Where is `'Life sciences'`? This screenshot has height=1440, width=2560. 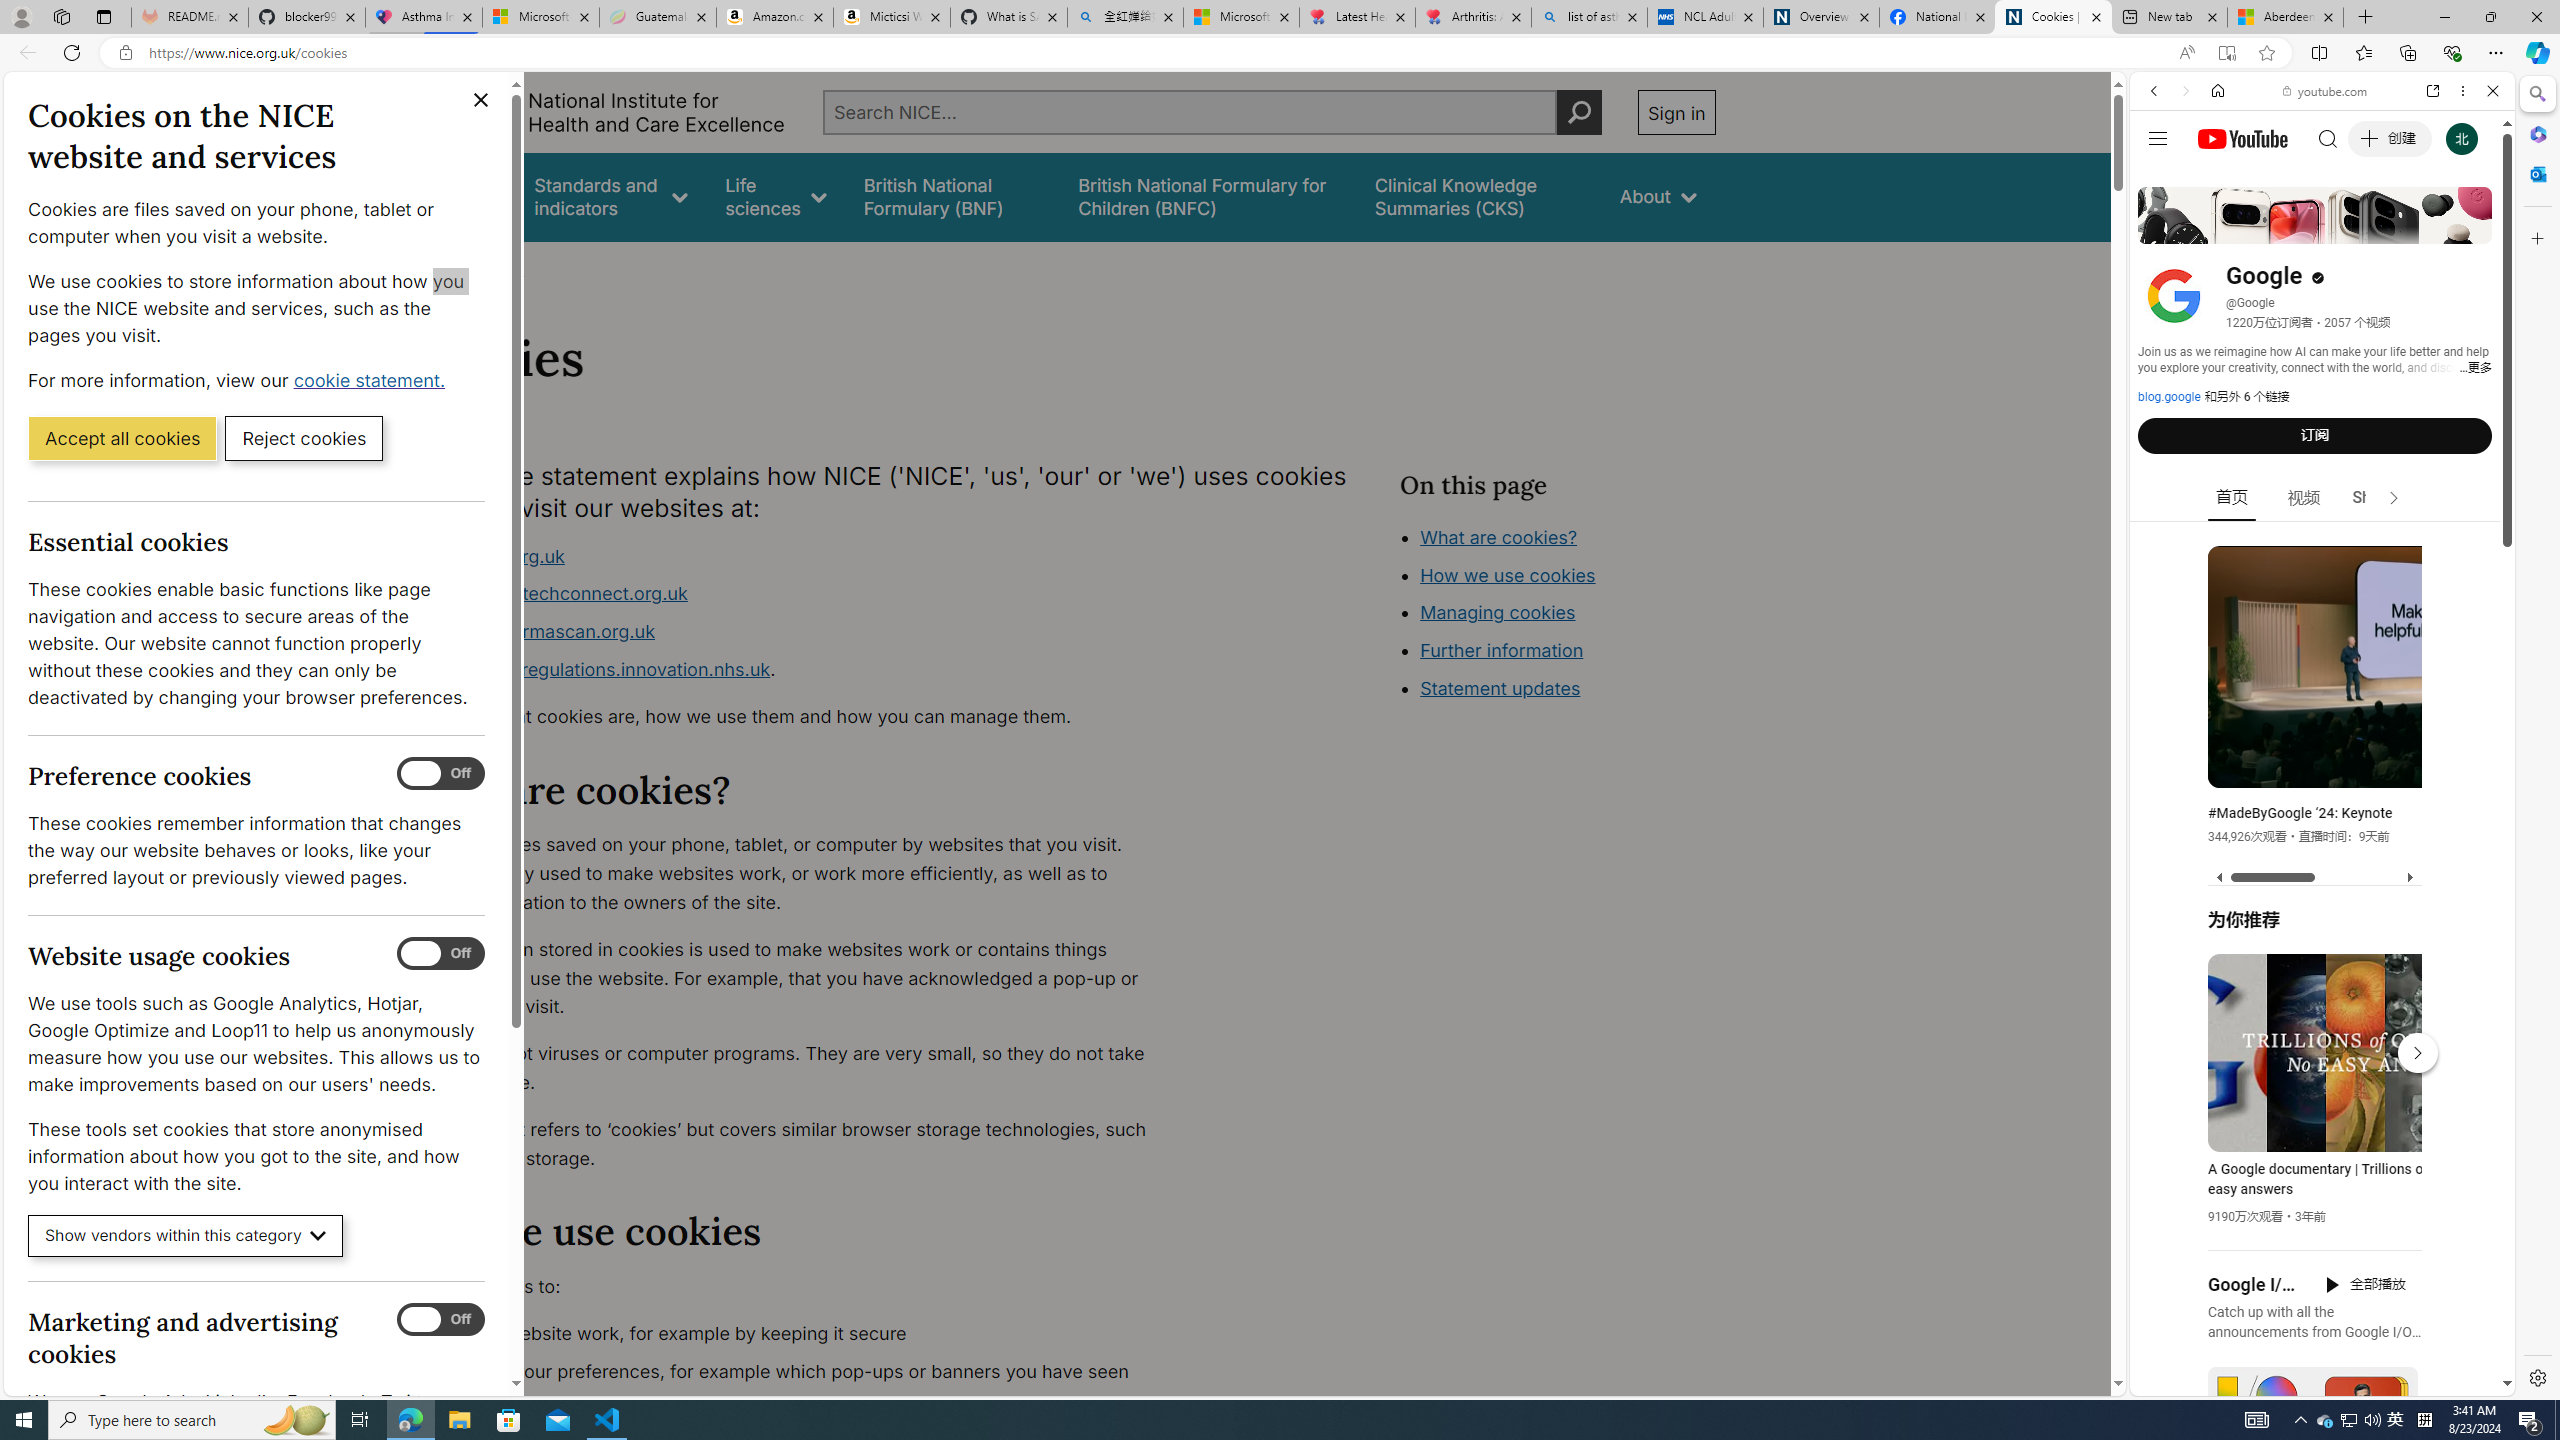
'Life sciences' is located at coordinates (774, 196).